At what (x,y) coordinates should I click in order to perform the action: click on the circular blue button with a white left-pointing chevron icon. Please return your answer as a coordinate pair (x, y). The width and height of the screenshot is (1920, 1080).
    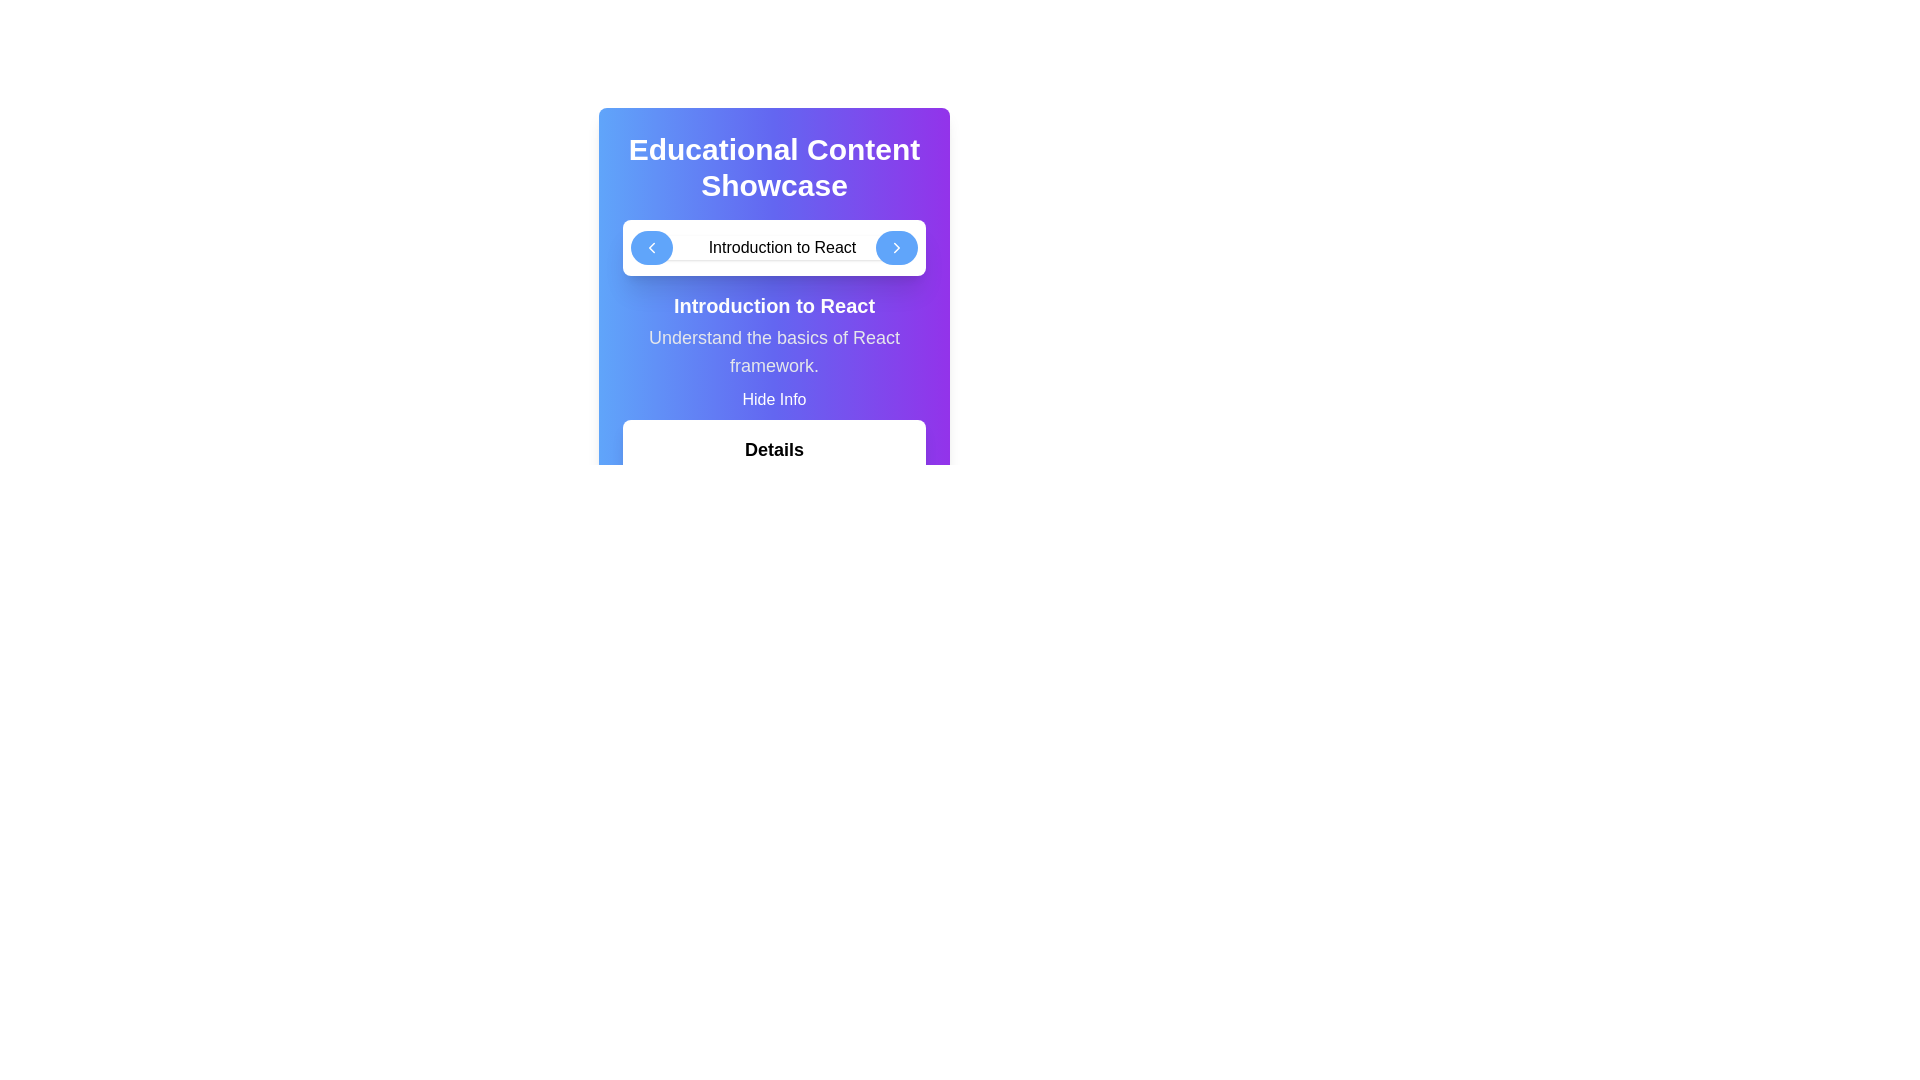
    Looking at the image, I should click on (651, 246).